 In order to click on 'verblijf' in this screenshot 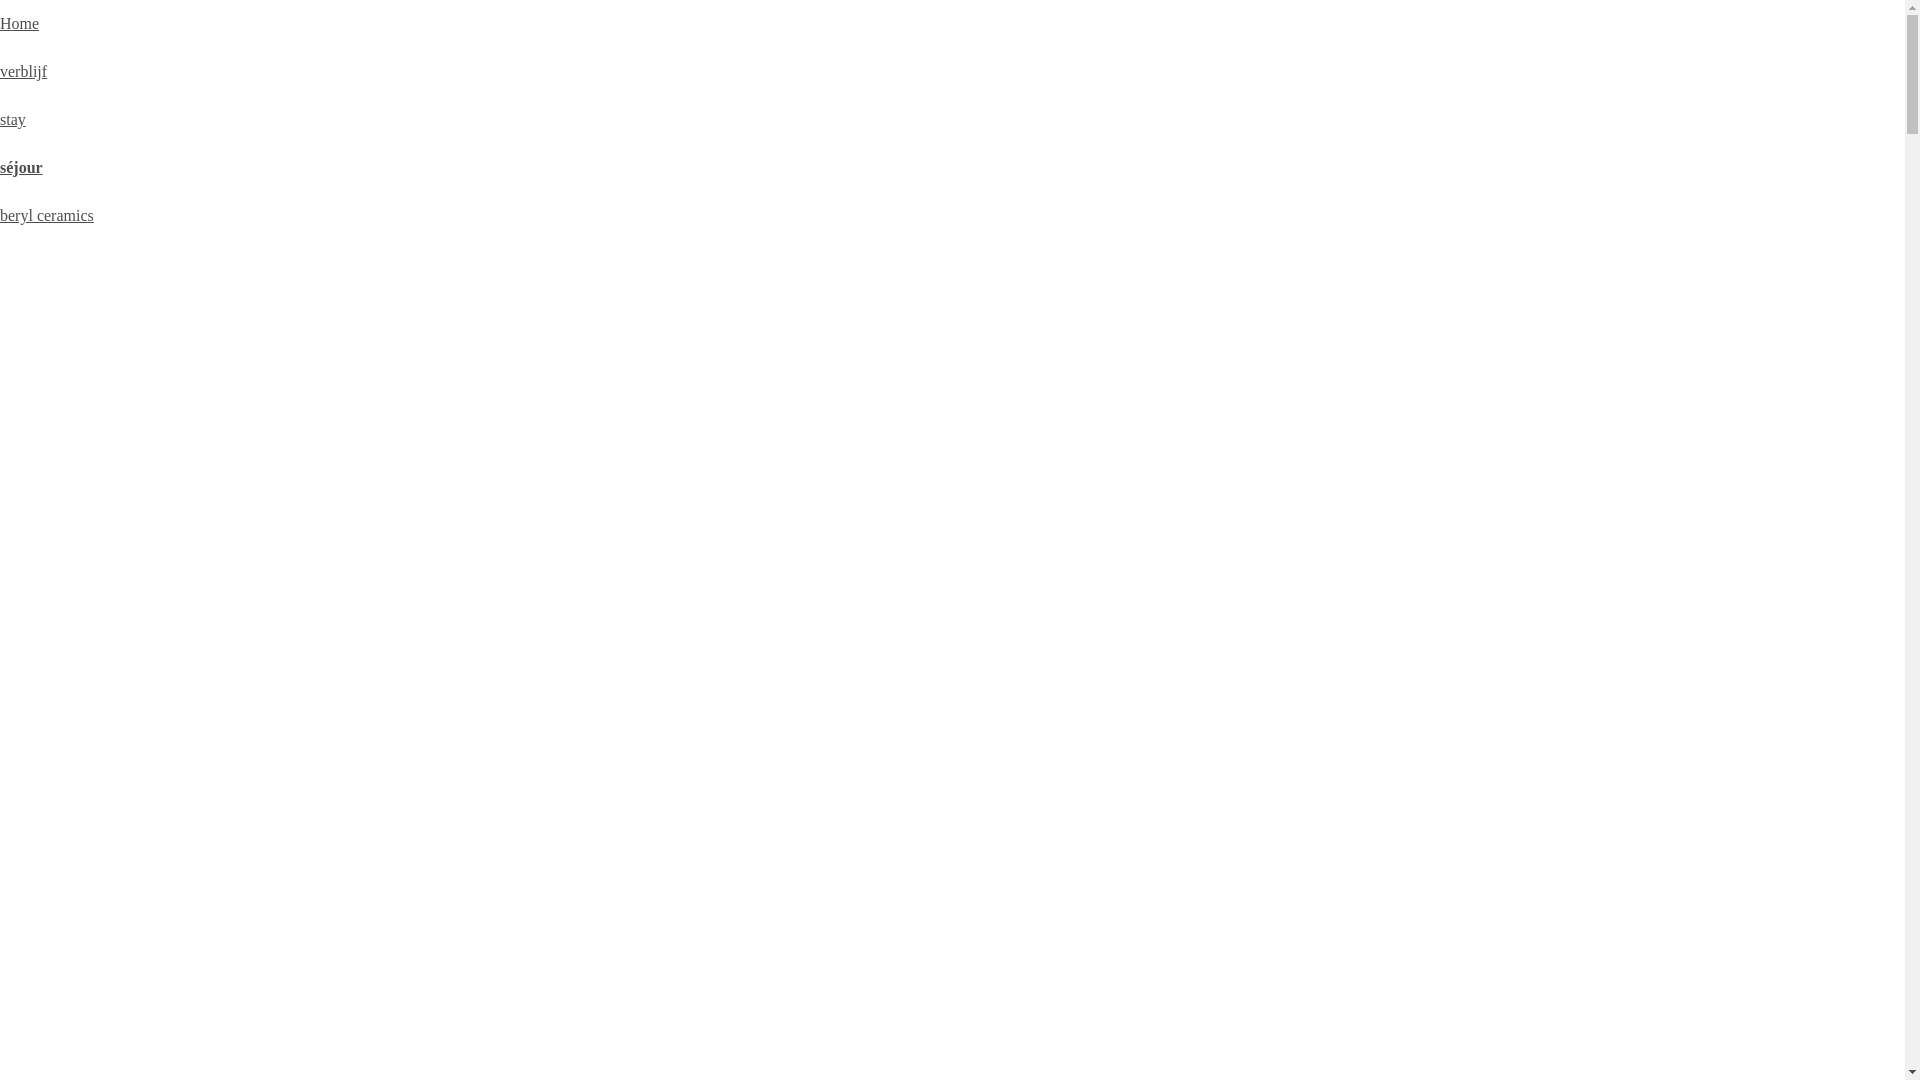, I will do `click(23, 70)`.